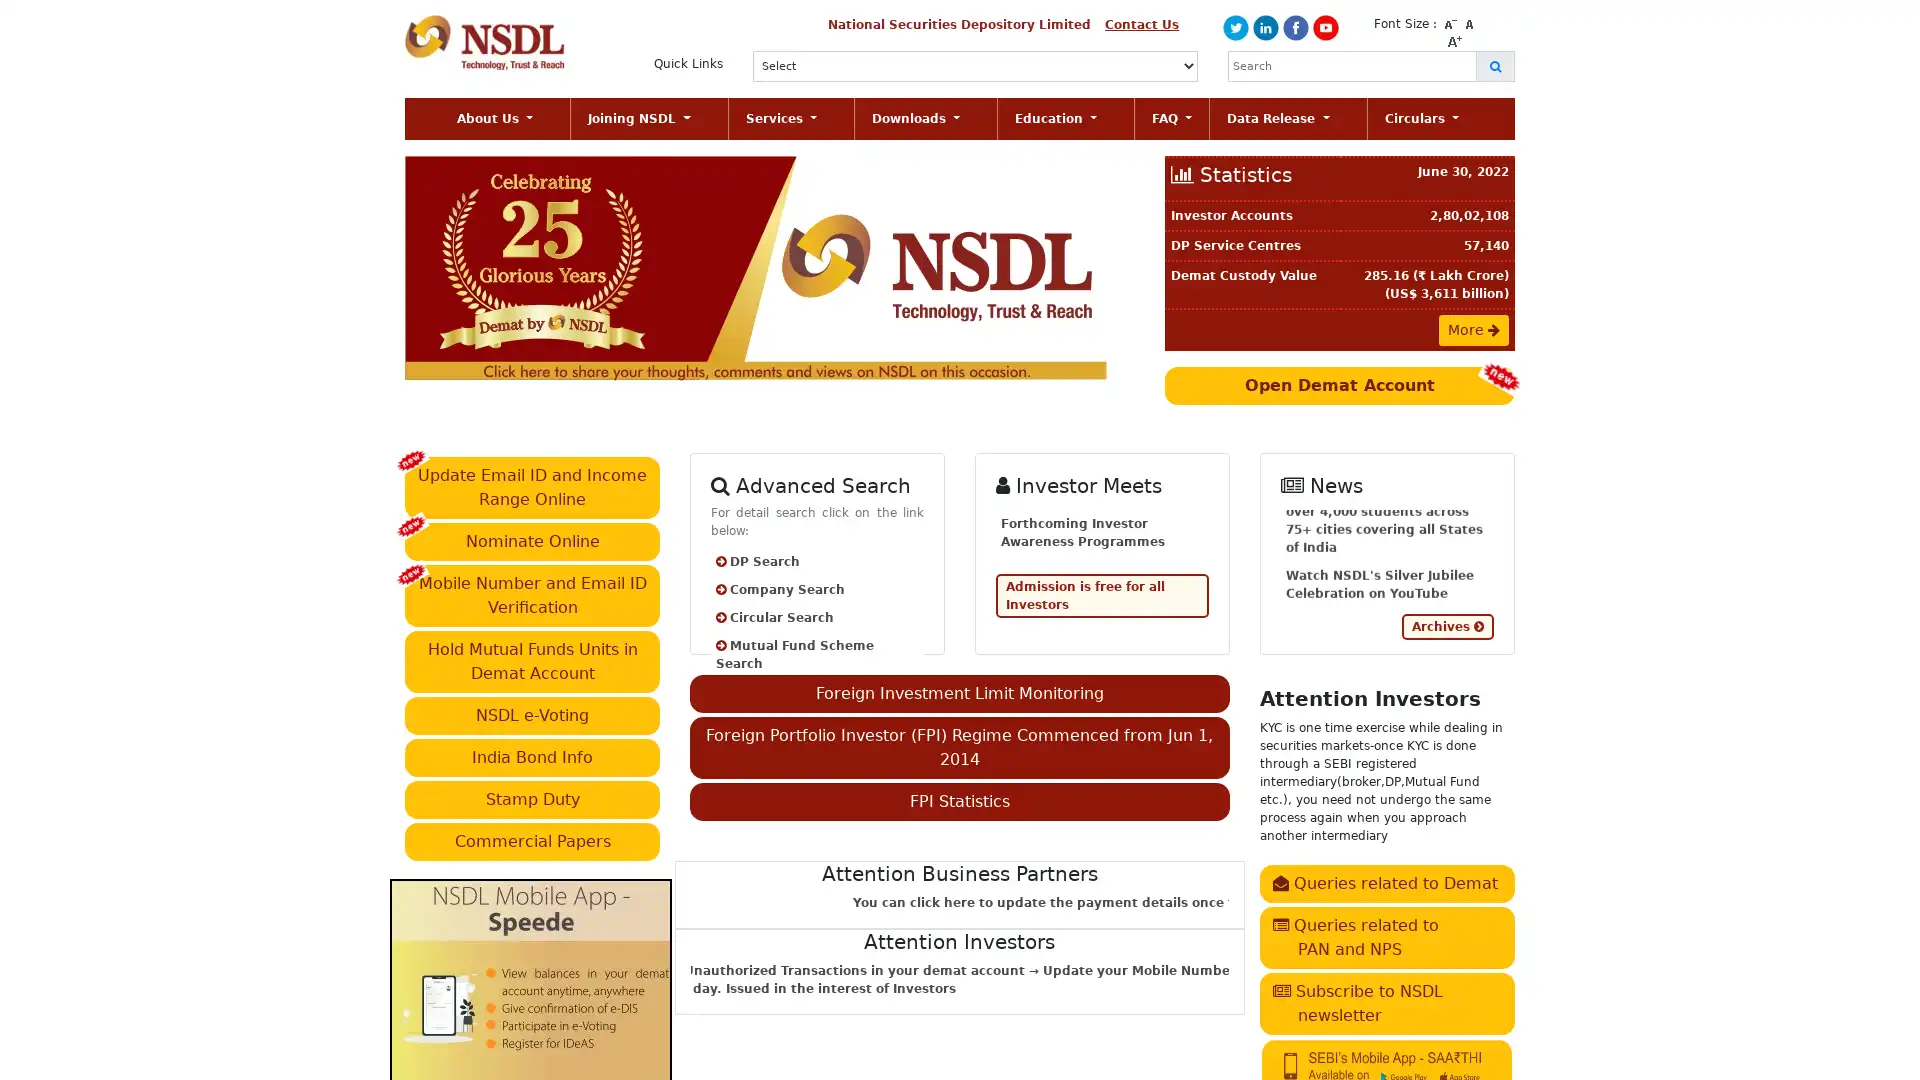 The height and width of the screenshot is (1080, 1920). I want to click on NSDL e-Voting, so click(532, 713).